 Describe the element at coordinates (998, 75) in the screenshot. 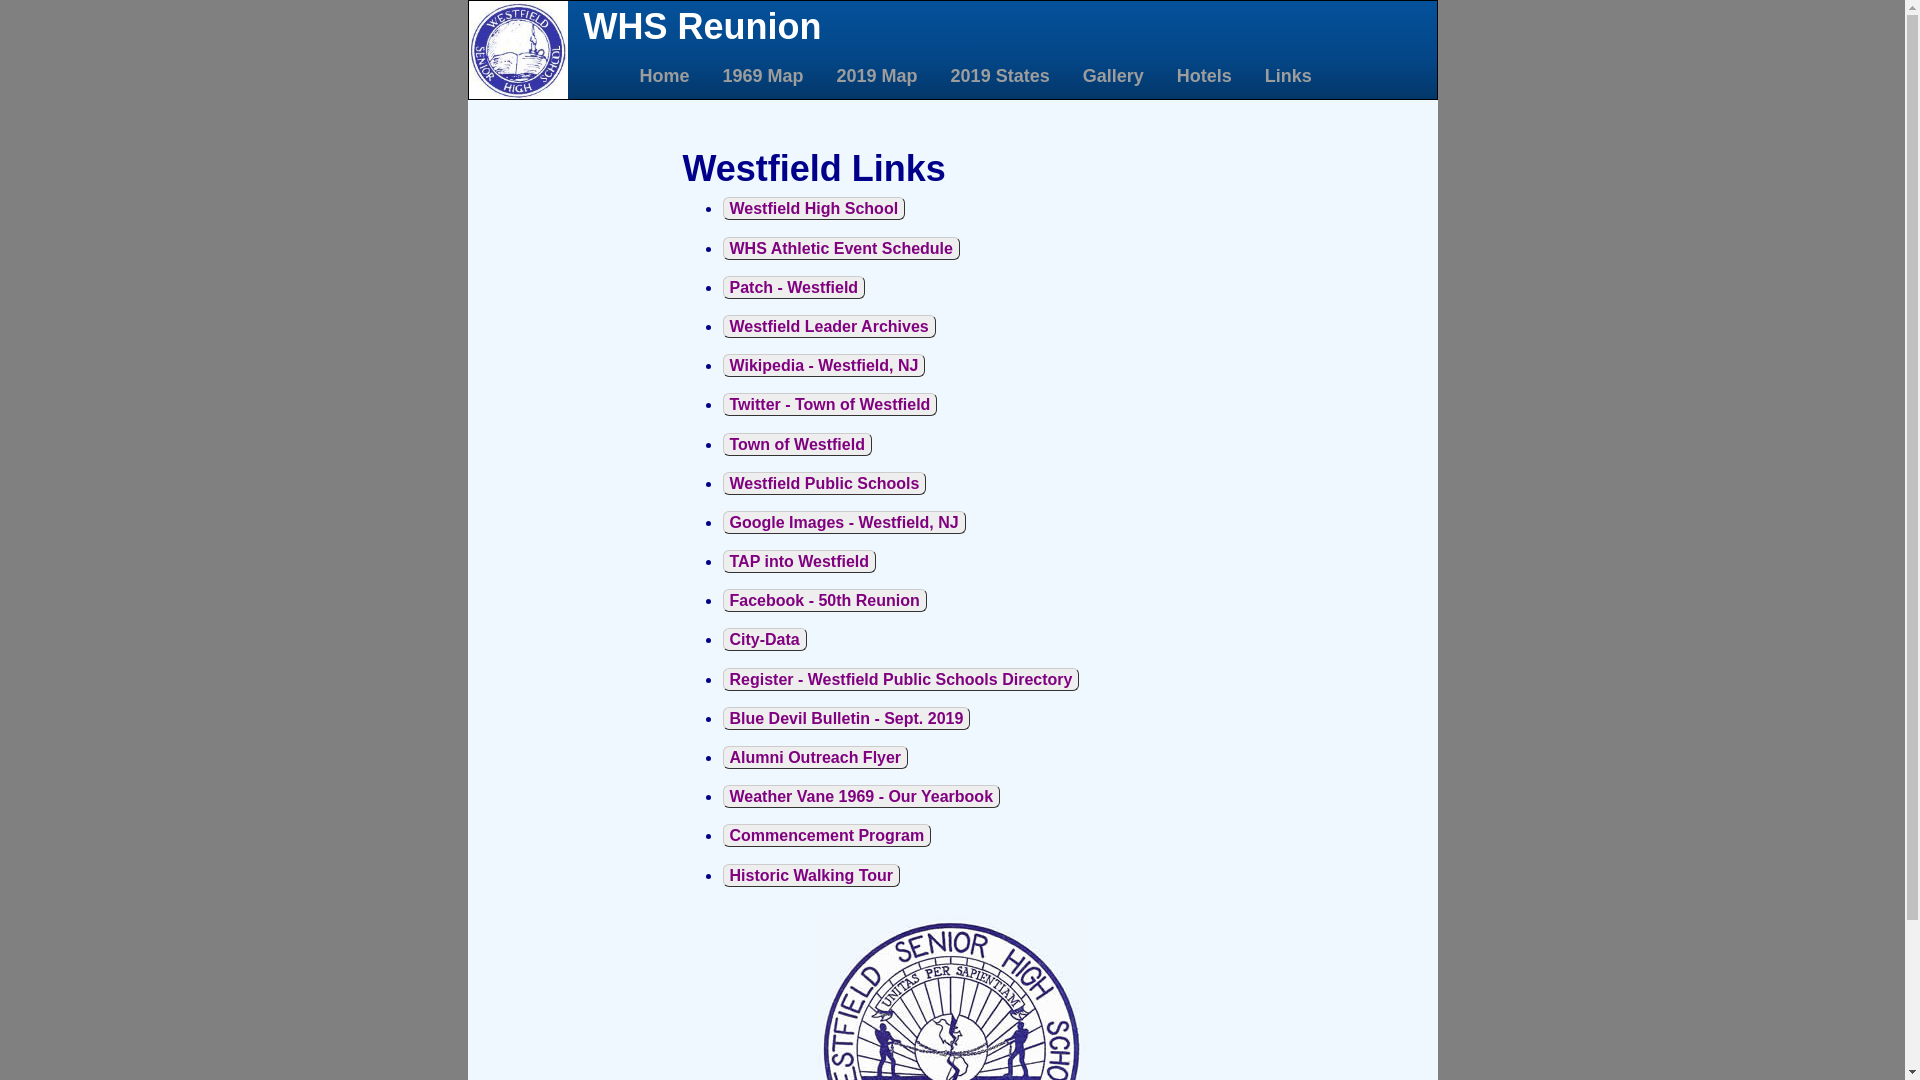

I see `'2019 States'` at that location.